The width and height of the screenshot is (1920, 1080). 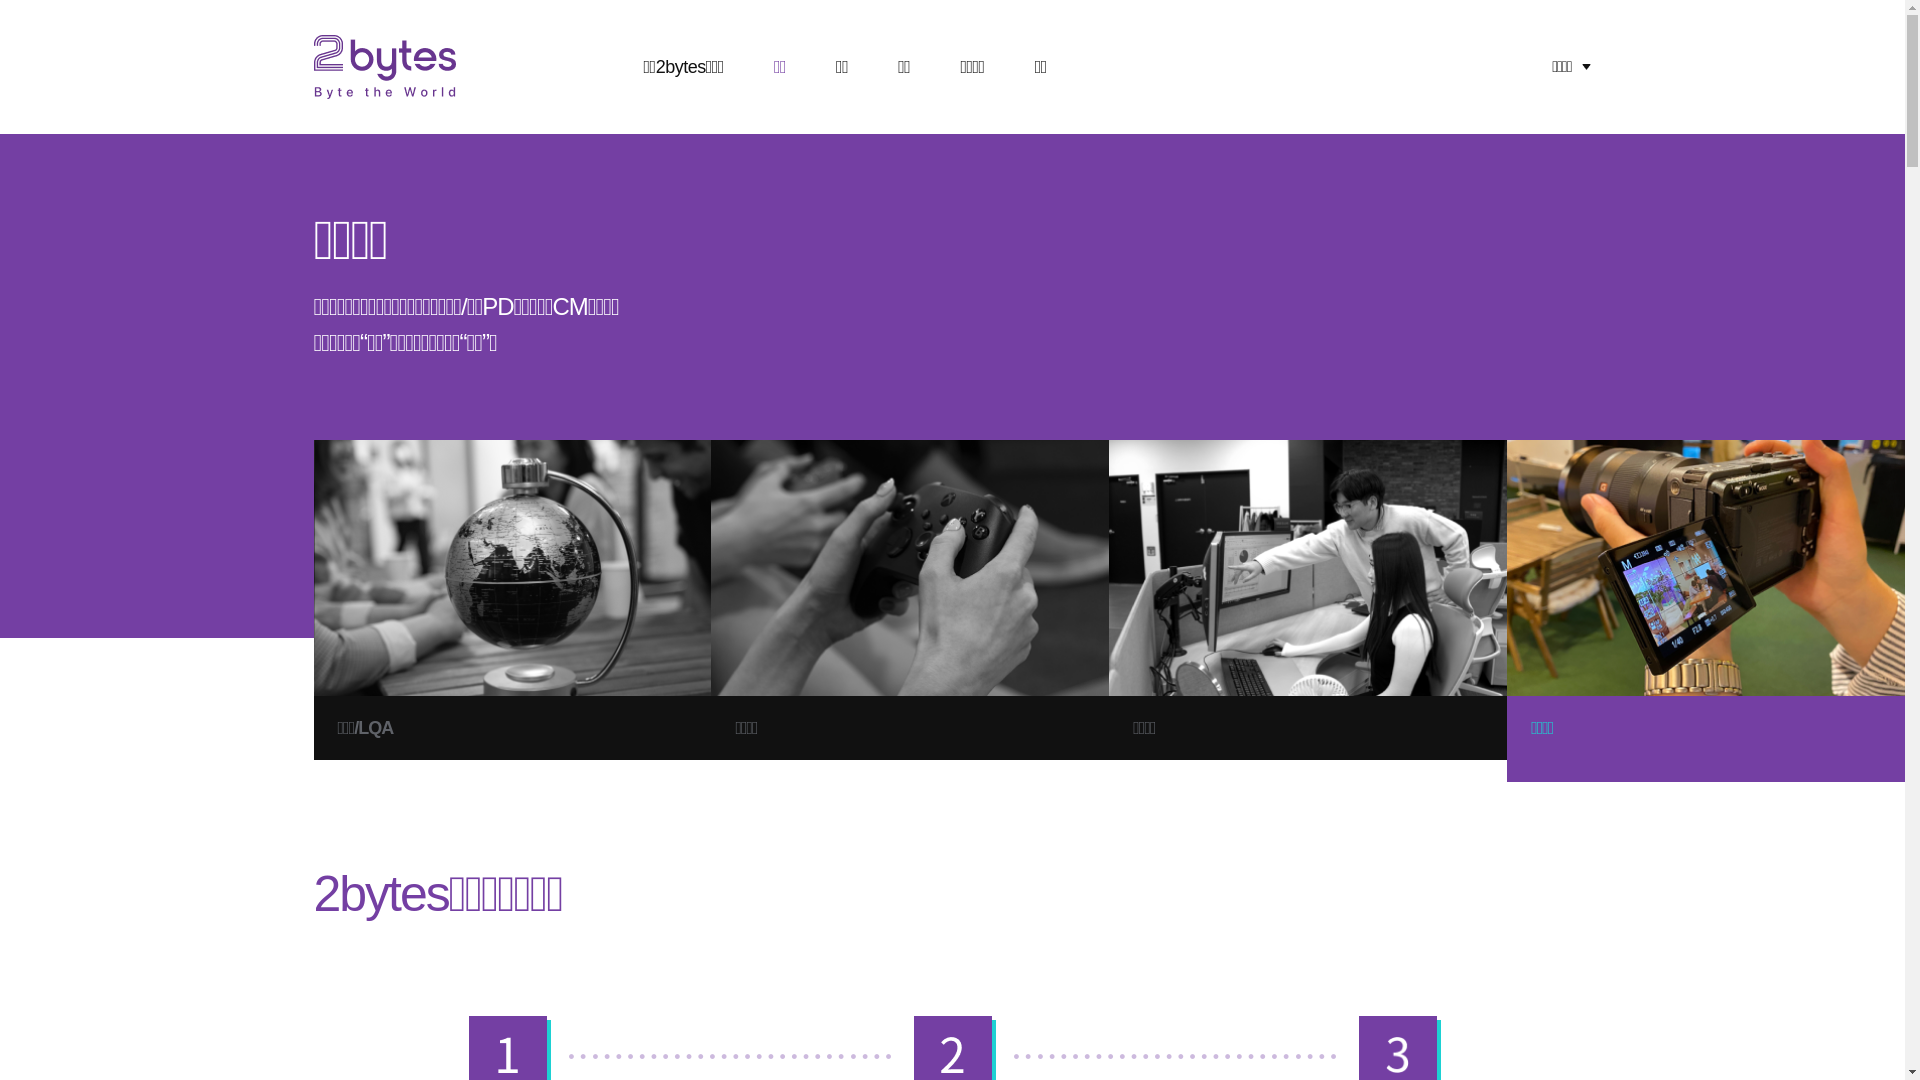 I want to click on '2Bytes byte the world', so click(x=312, y=65).